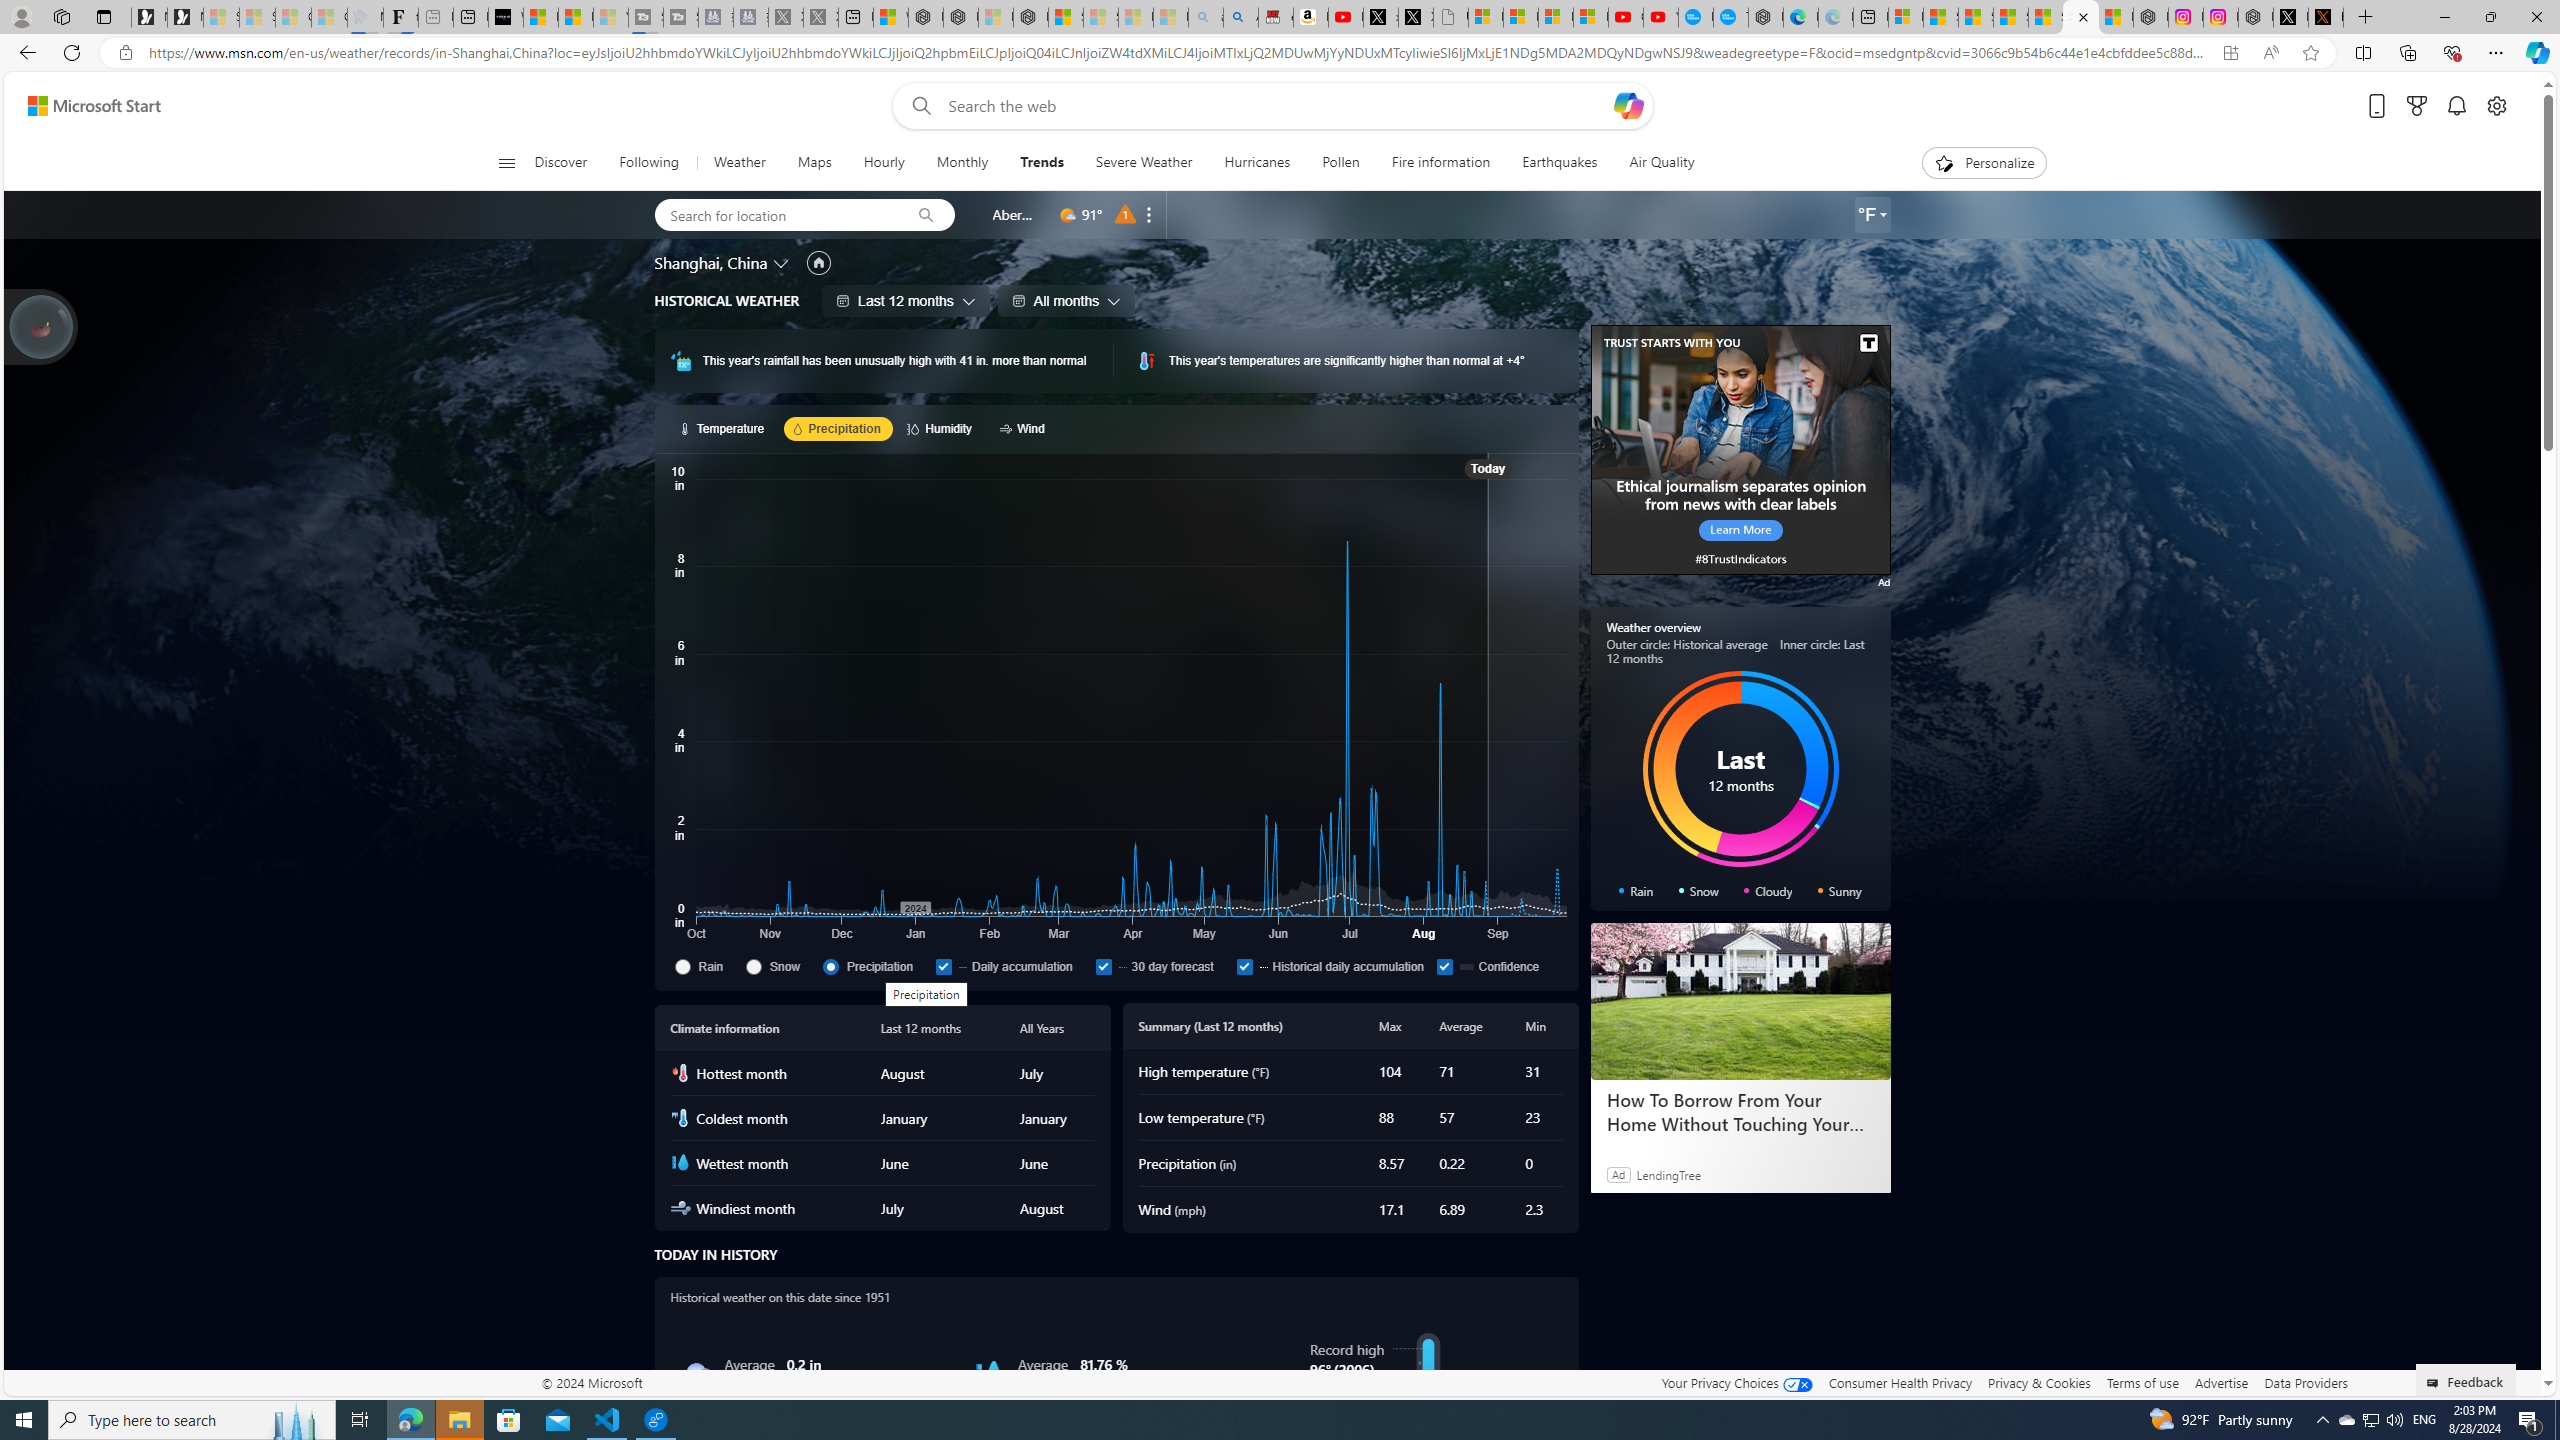 This screenshot has height=1440, width=2560. Describe the element at coordinates (2141, 1382) in the screenshot. I see `'Terms of use'` at that location.